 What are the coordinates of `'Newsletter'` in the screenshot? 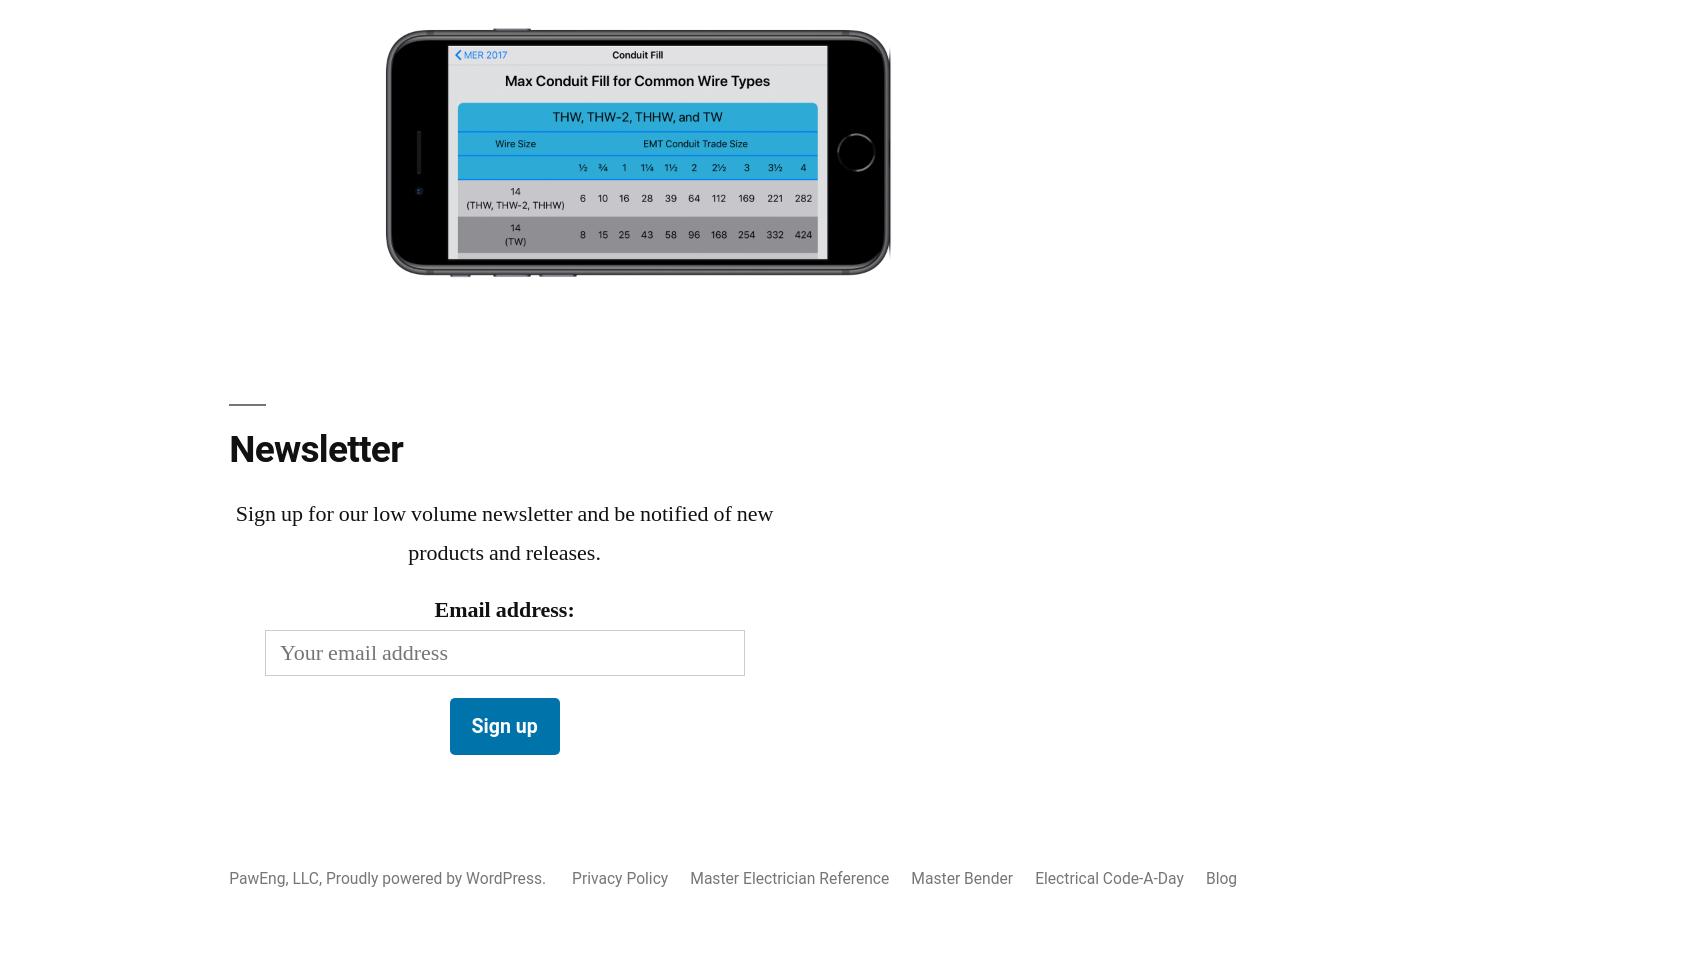 It's located at (315, 449).